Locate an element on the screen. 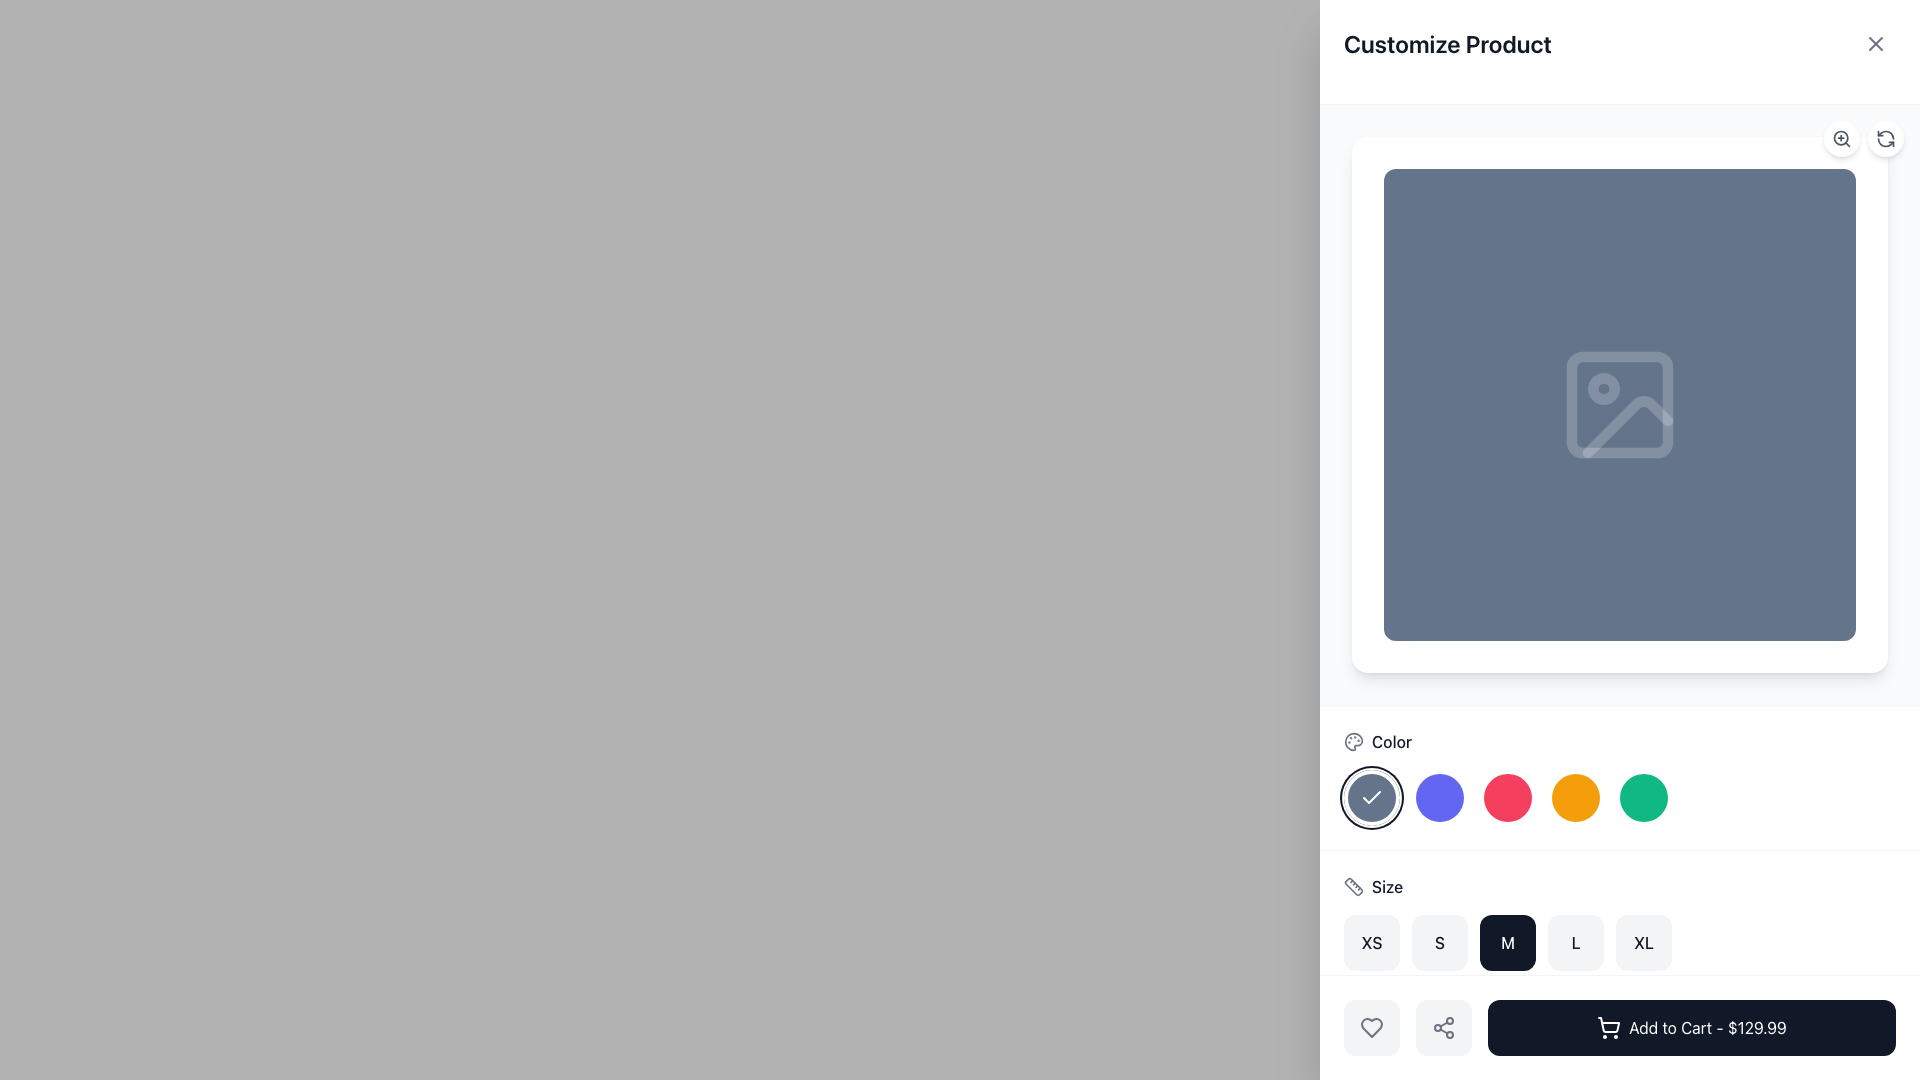 The height and width of the screenshot is (1080, 1920). the third circle color option in the customization interface is located at coordinates (1507, 797).